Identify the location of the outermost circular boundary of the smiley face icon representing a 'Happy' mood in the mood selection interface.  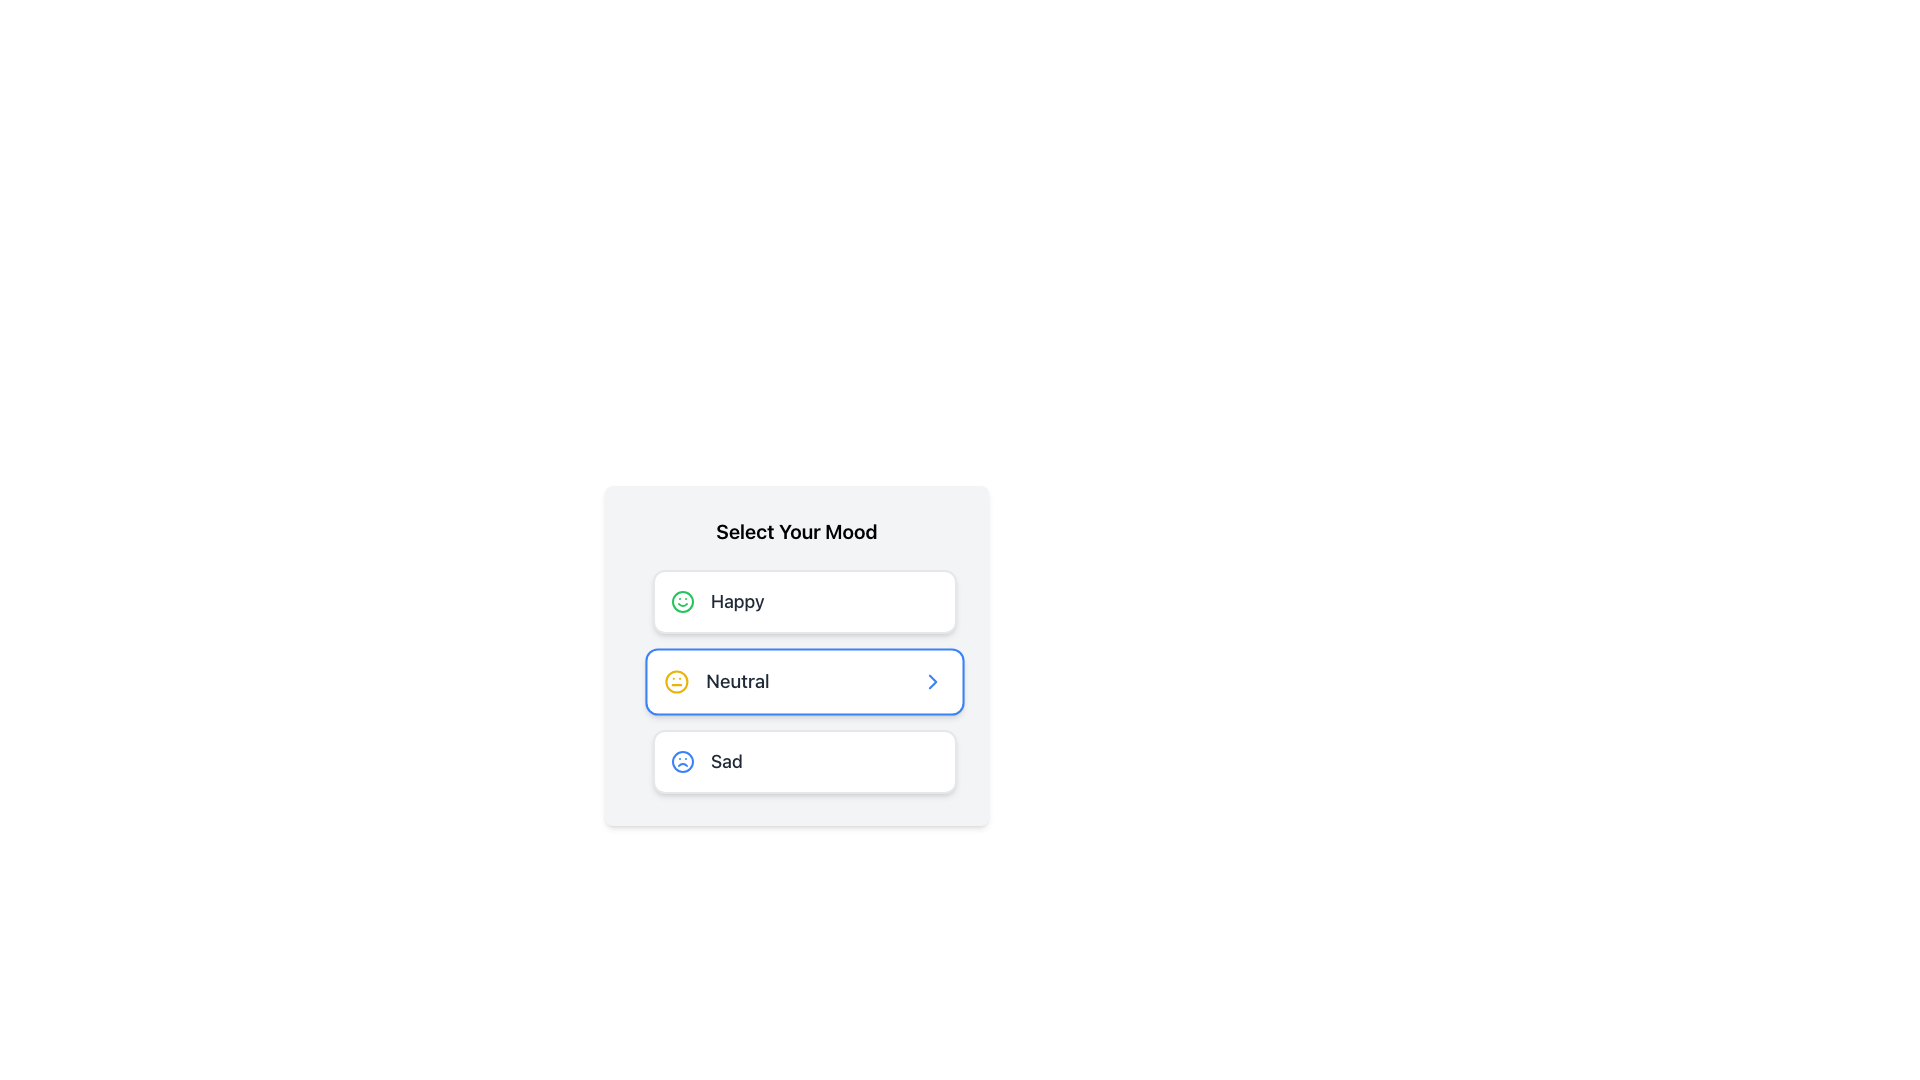
(682, 600).